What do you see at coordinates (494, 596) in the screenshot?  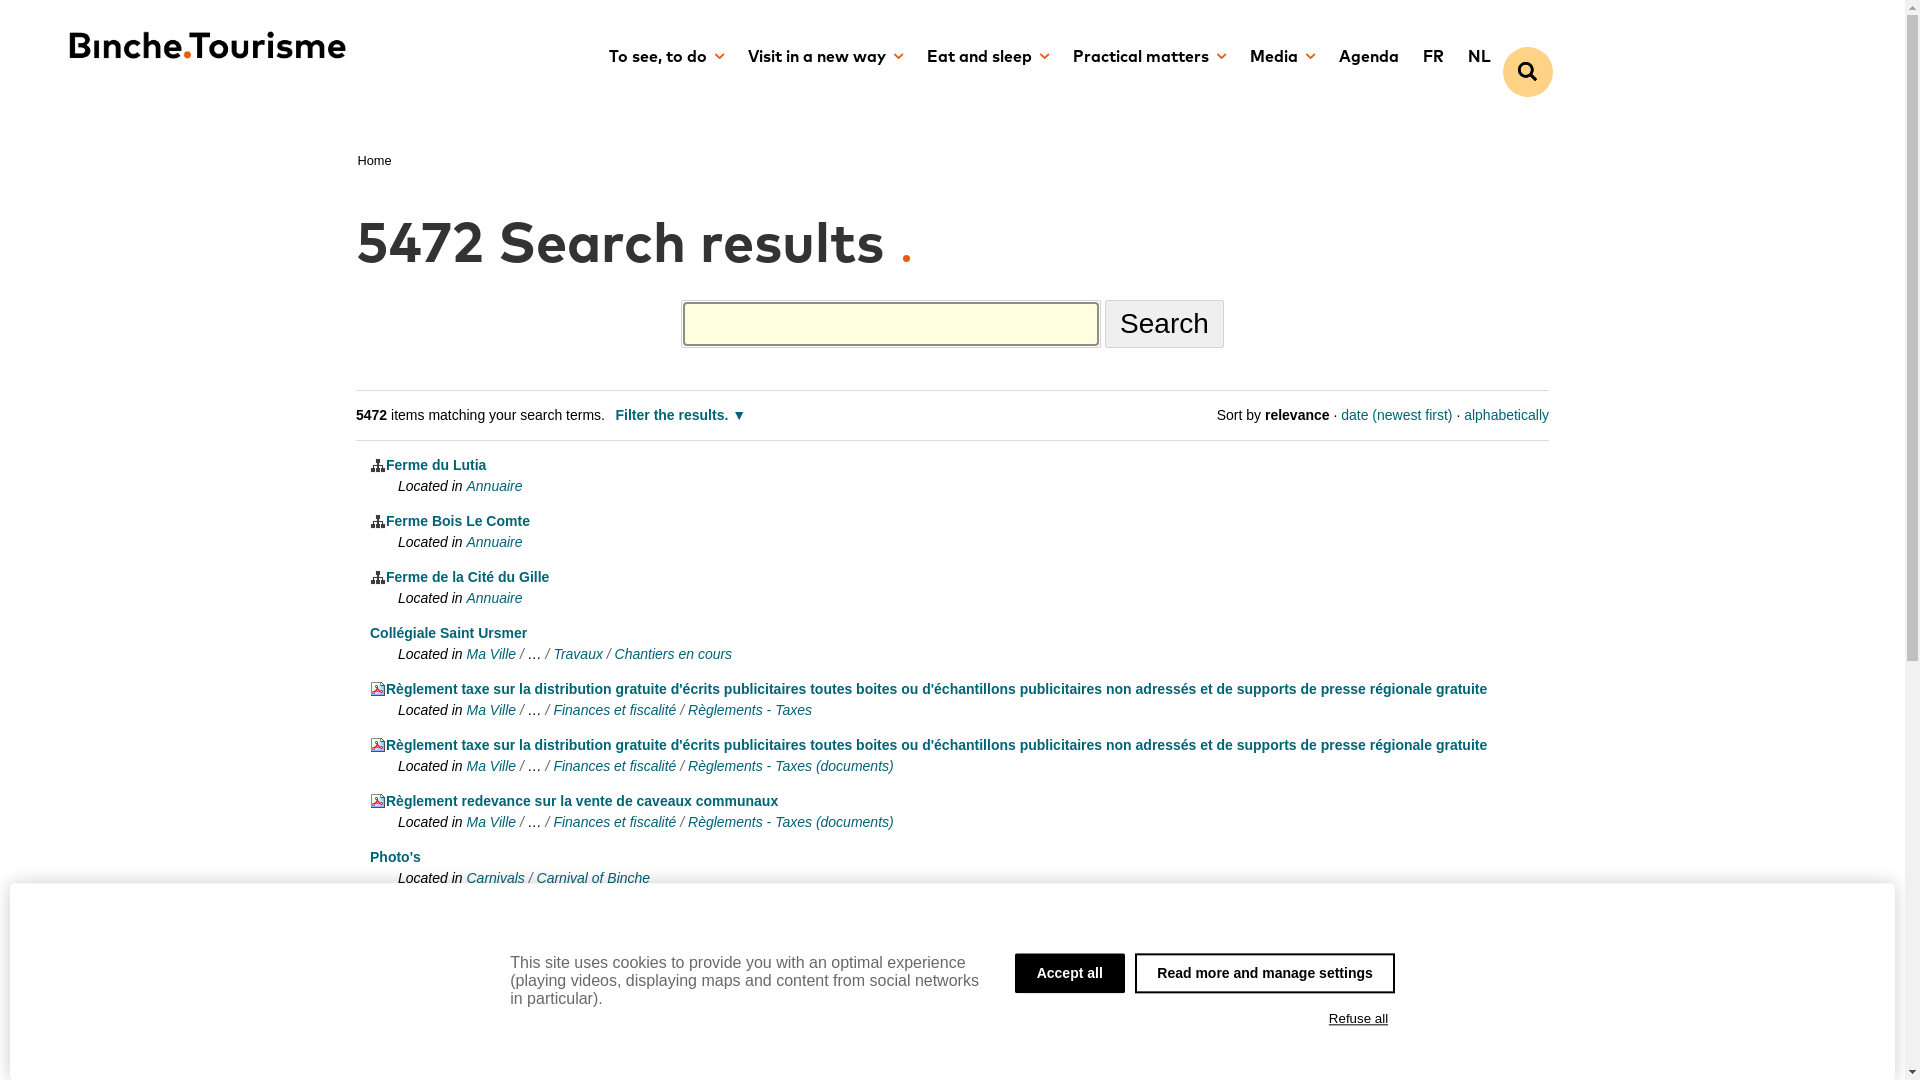 I see `'Annuaire'` at bounding box center [494, 596].